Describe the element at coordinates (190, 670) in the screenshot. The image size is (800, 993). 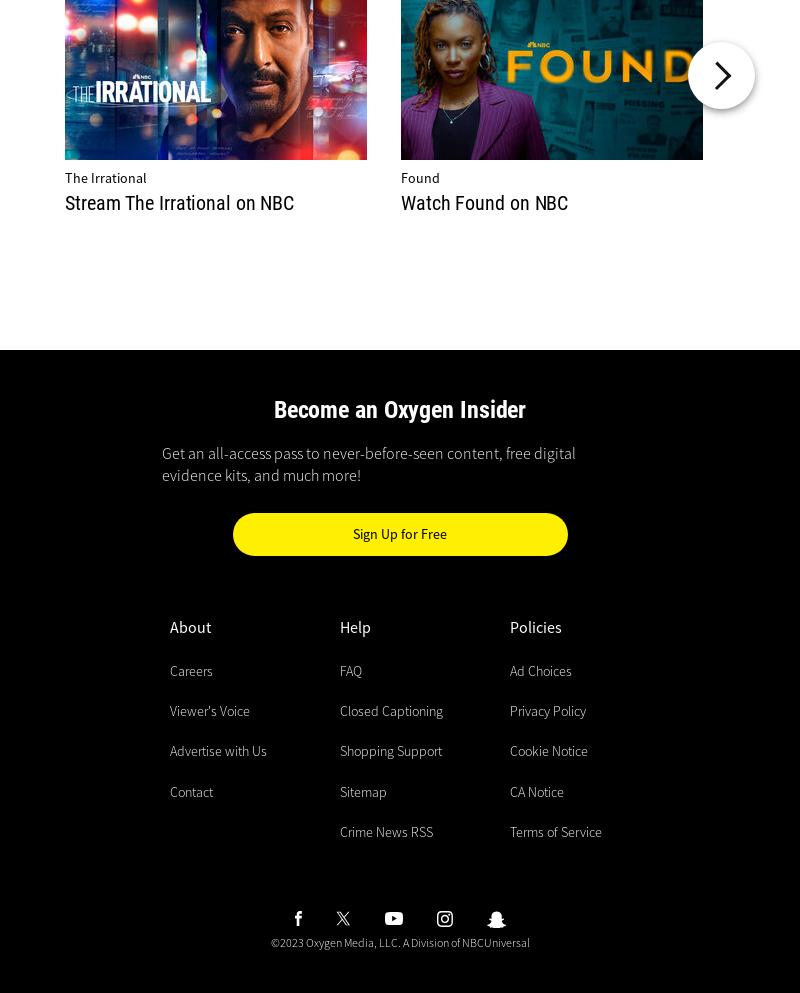
I see `'Careers'` at that location.